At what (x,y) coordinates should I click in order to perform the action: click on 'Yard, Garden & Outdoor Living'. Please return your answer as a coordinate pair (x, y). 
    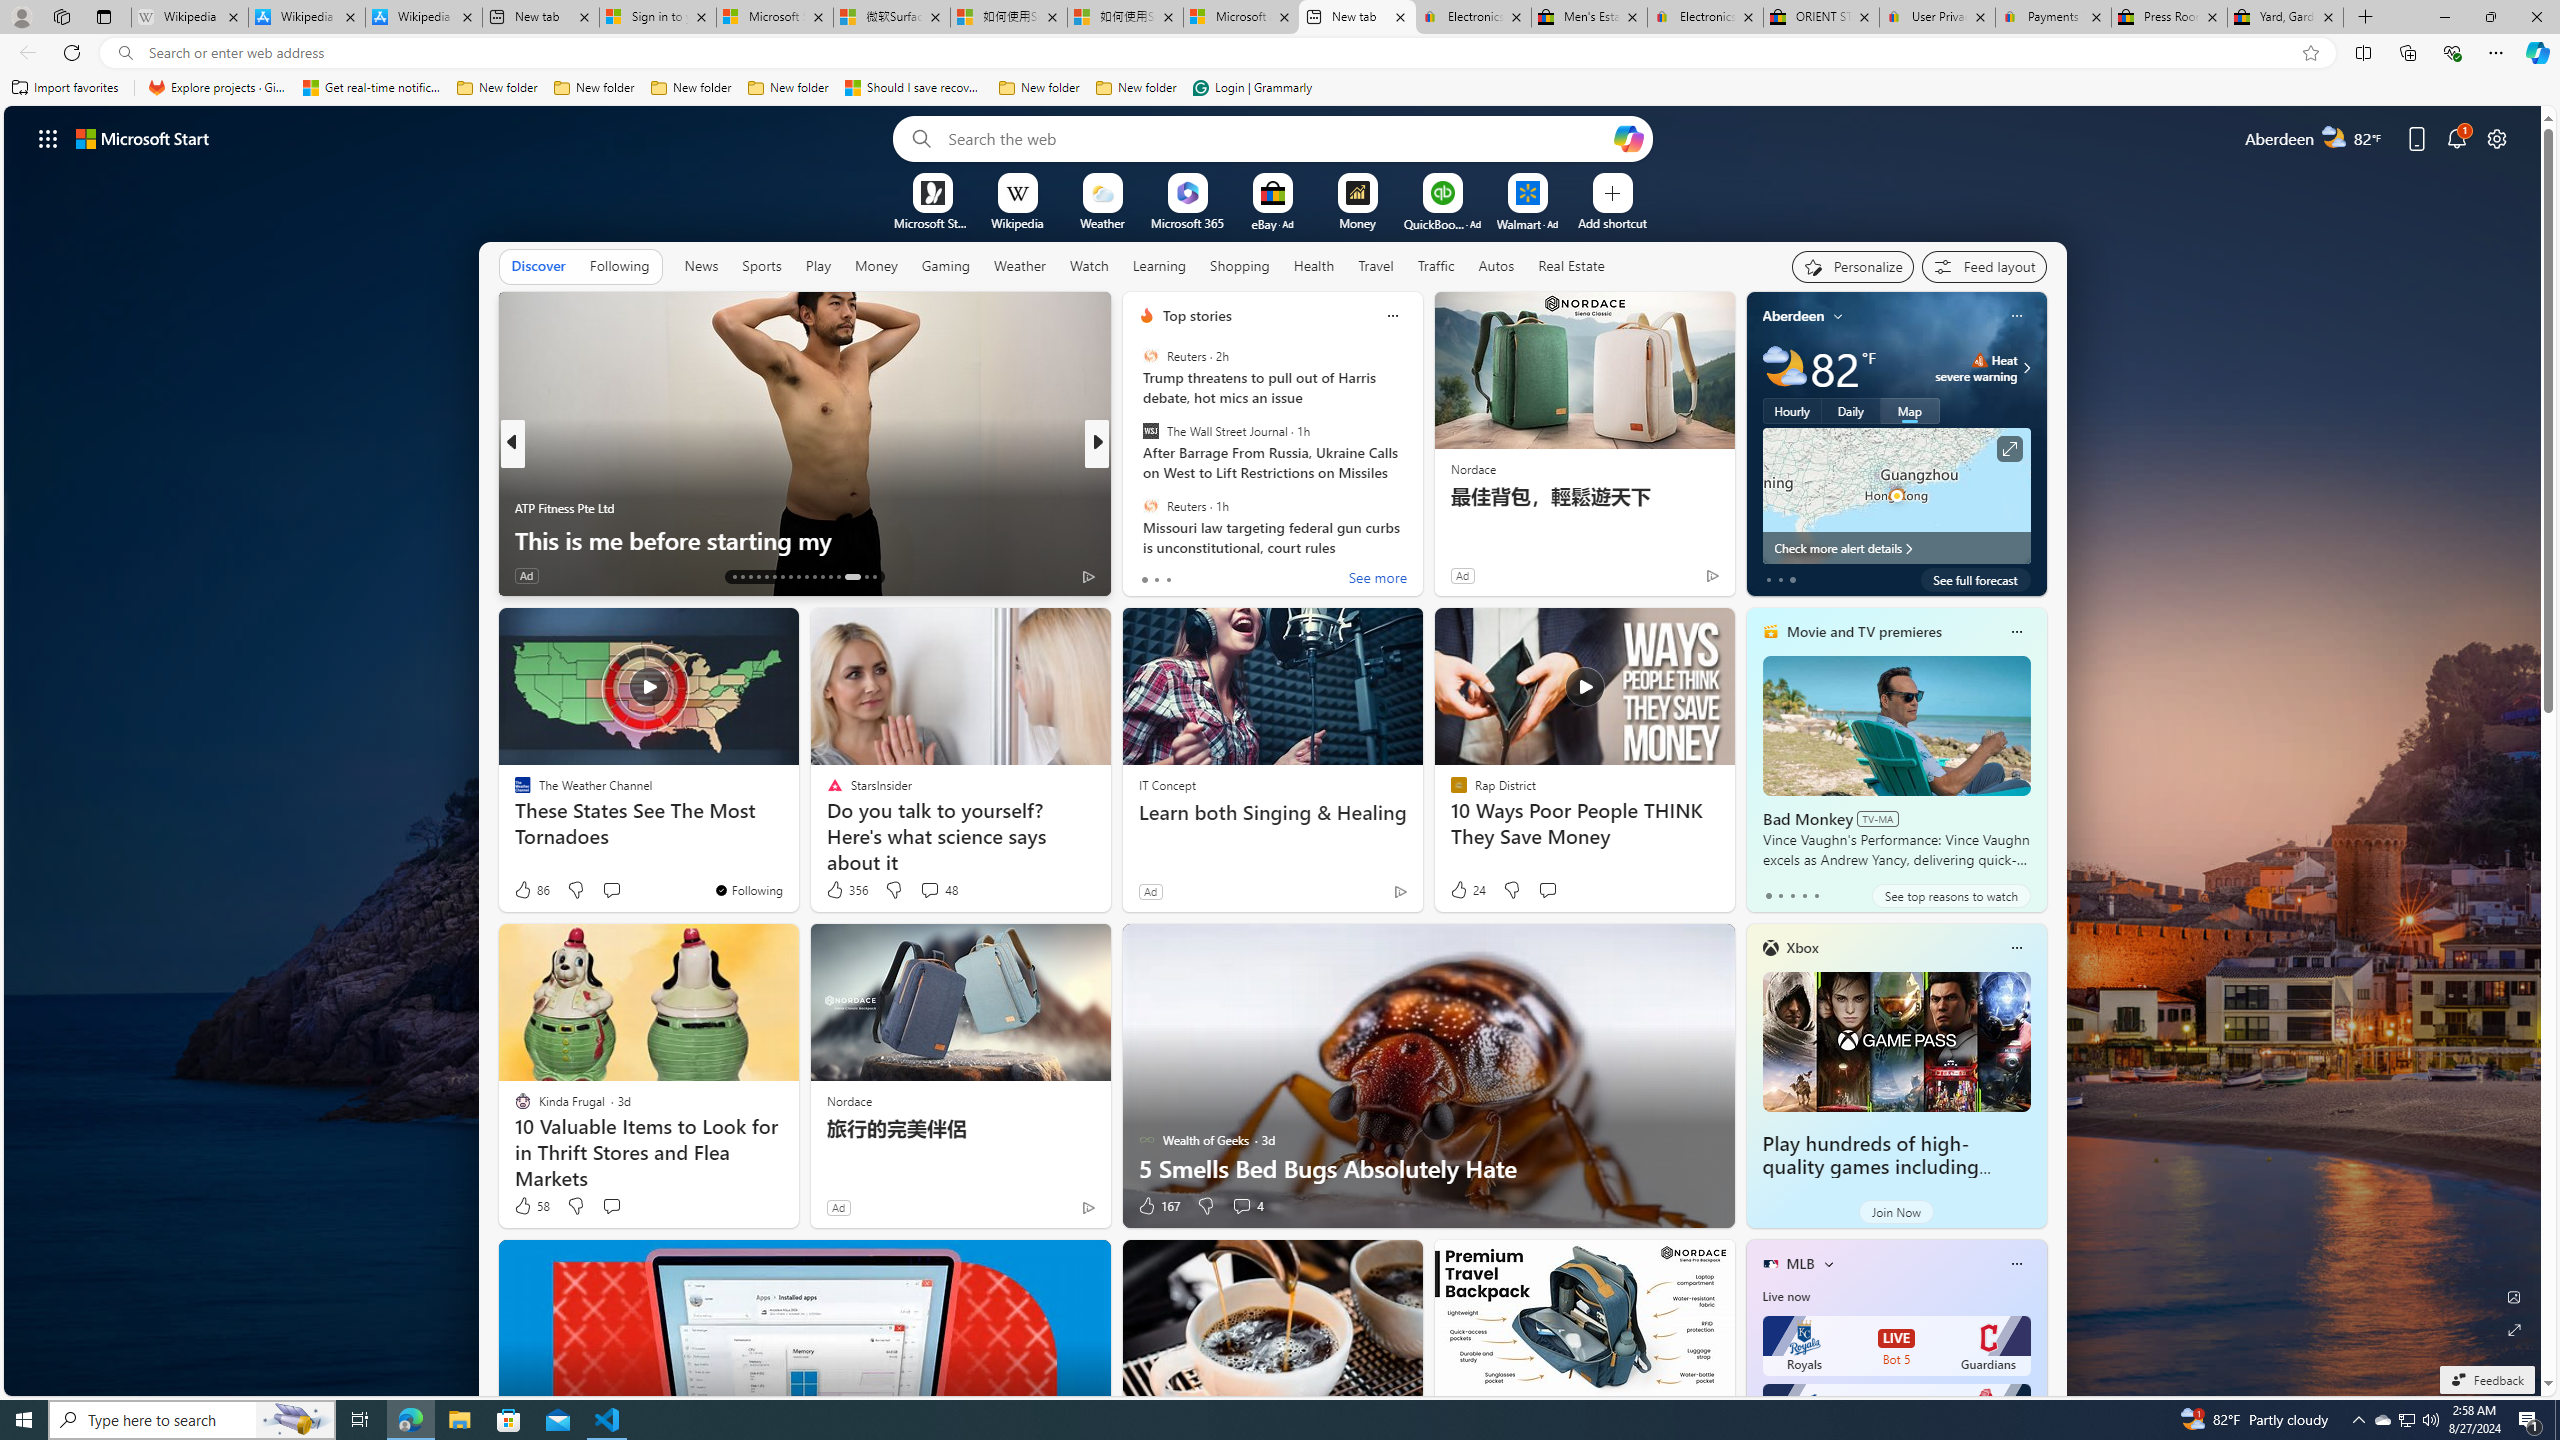
    Looking at the image, I should click on (2286, 16).